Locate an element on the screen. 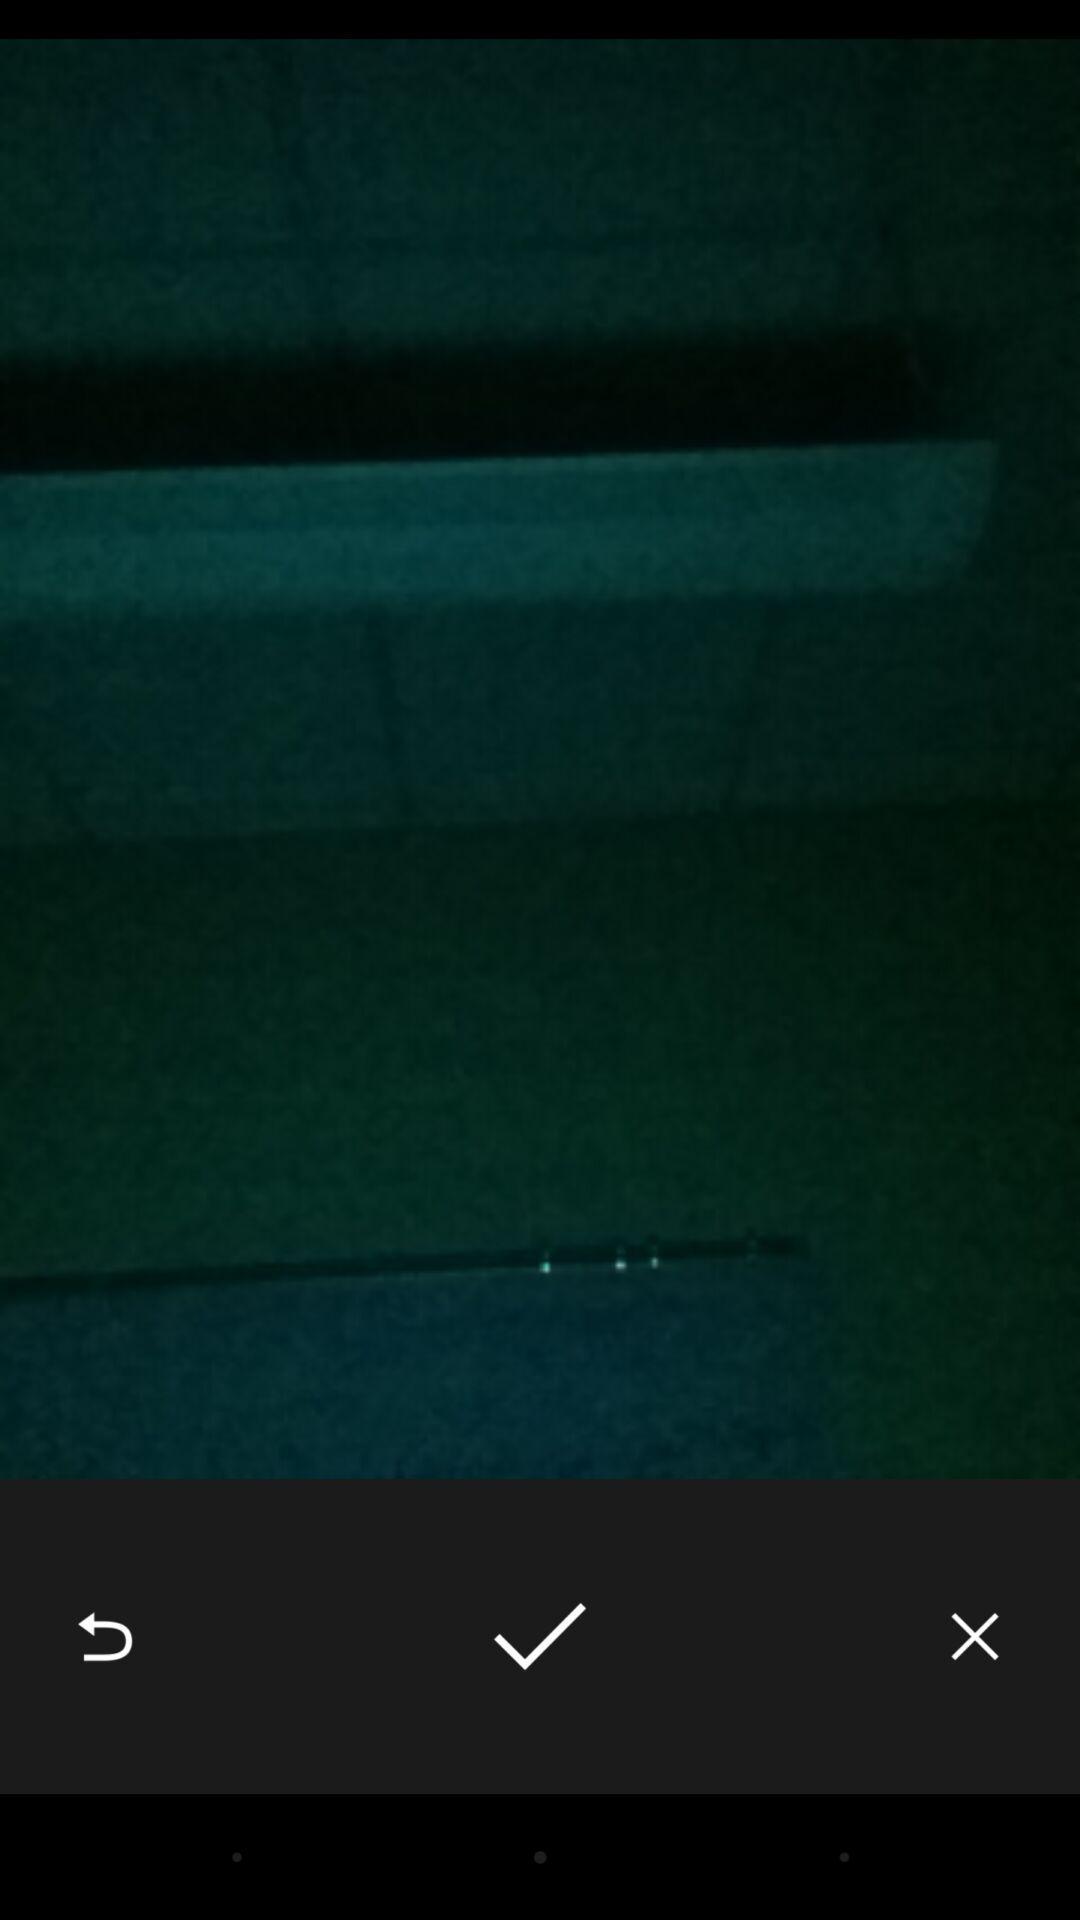 The image size is (1080, 1920). icon at the bottom right corner is located at coordinates (974, 1636).